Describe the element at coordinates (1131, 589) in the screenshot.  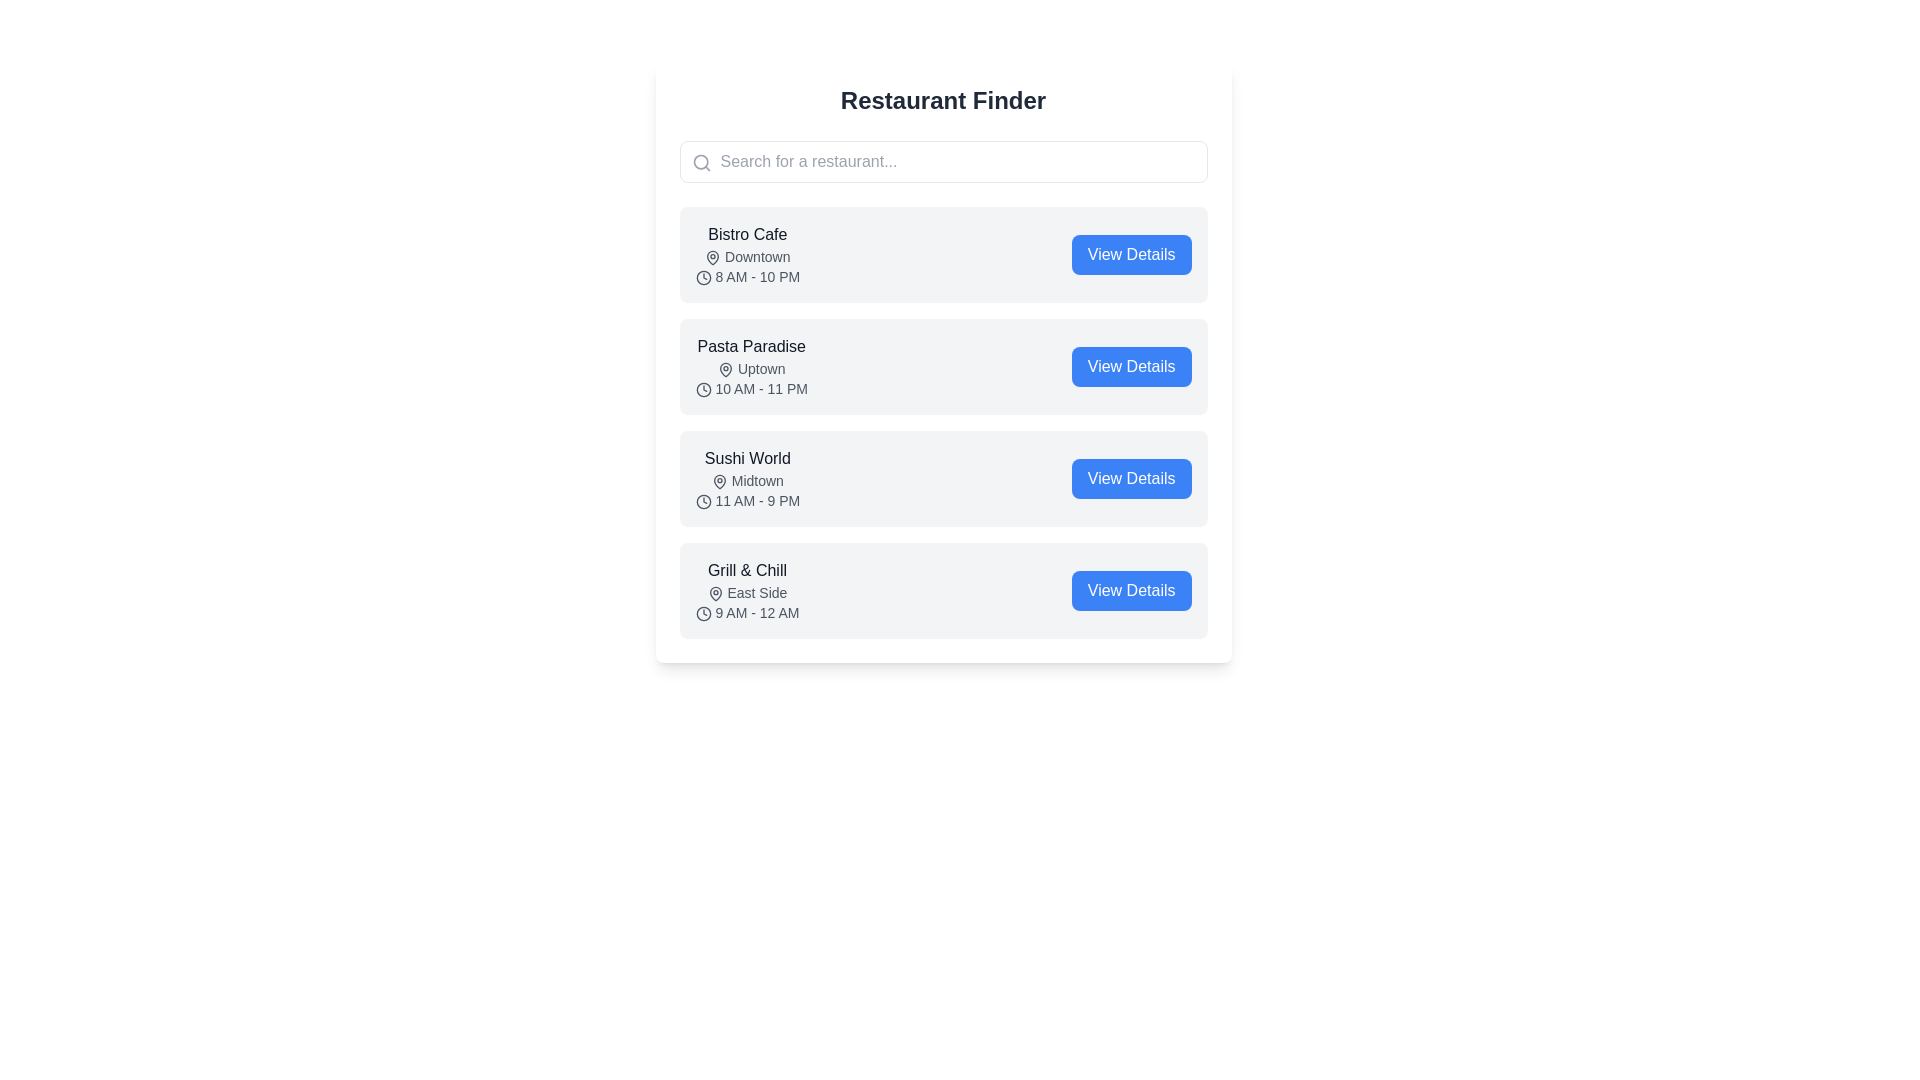
I see `the 'View Details' button with rounded corners and a blue background located in the last listing of restaurant entries, aligned to the right of 'Grill & Chill'` at that location.